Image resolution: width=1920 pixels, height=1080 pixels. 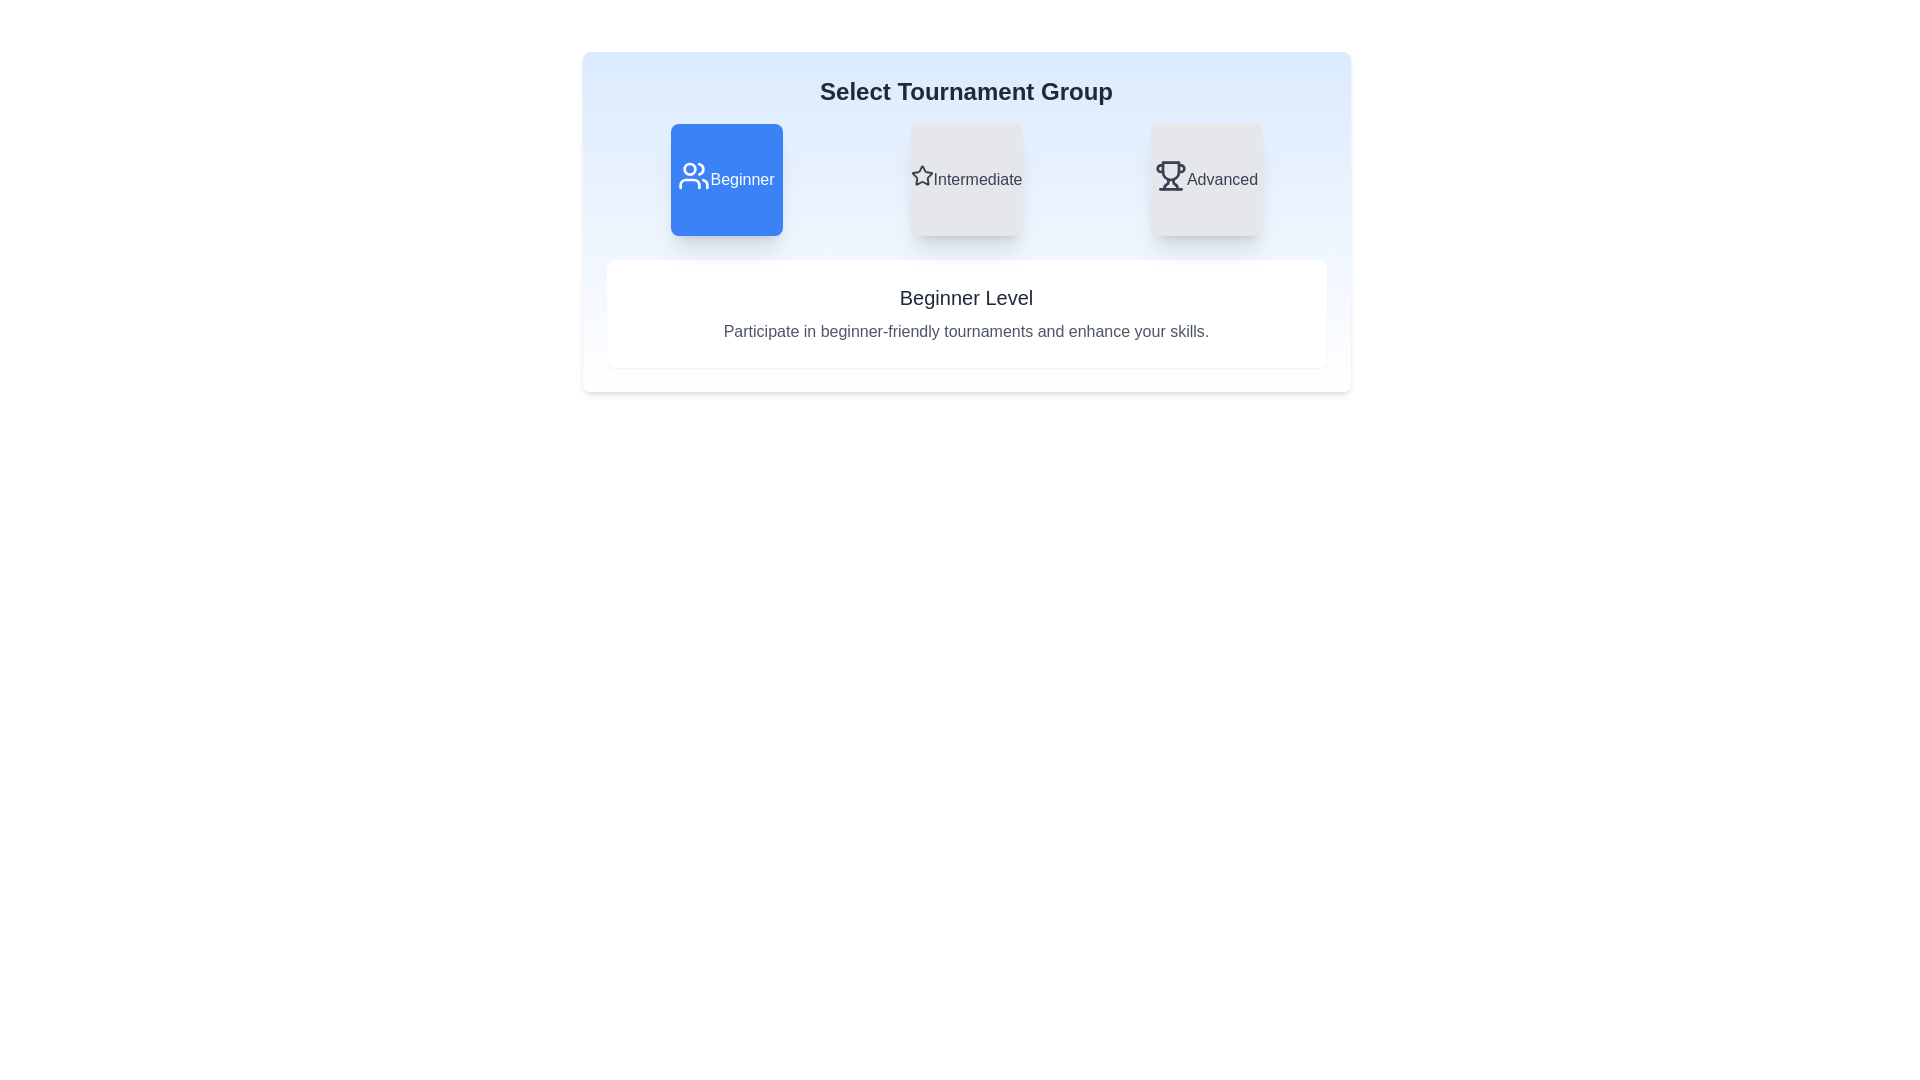 What do you see at coordinates (966, 180) in the screenshot?
I see `the medium-sized rectangular button labeled 'Intermediate' with a light gray background and an outlined star icon, located between the 'Beginner' and 'Advanced' buttons` at bounding box center [966, 180].